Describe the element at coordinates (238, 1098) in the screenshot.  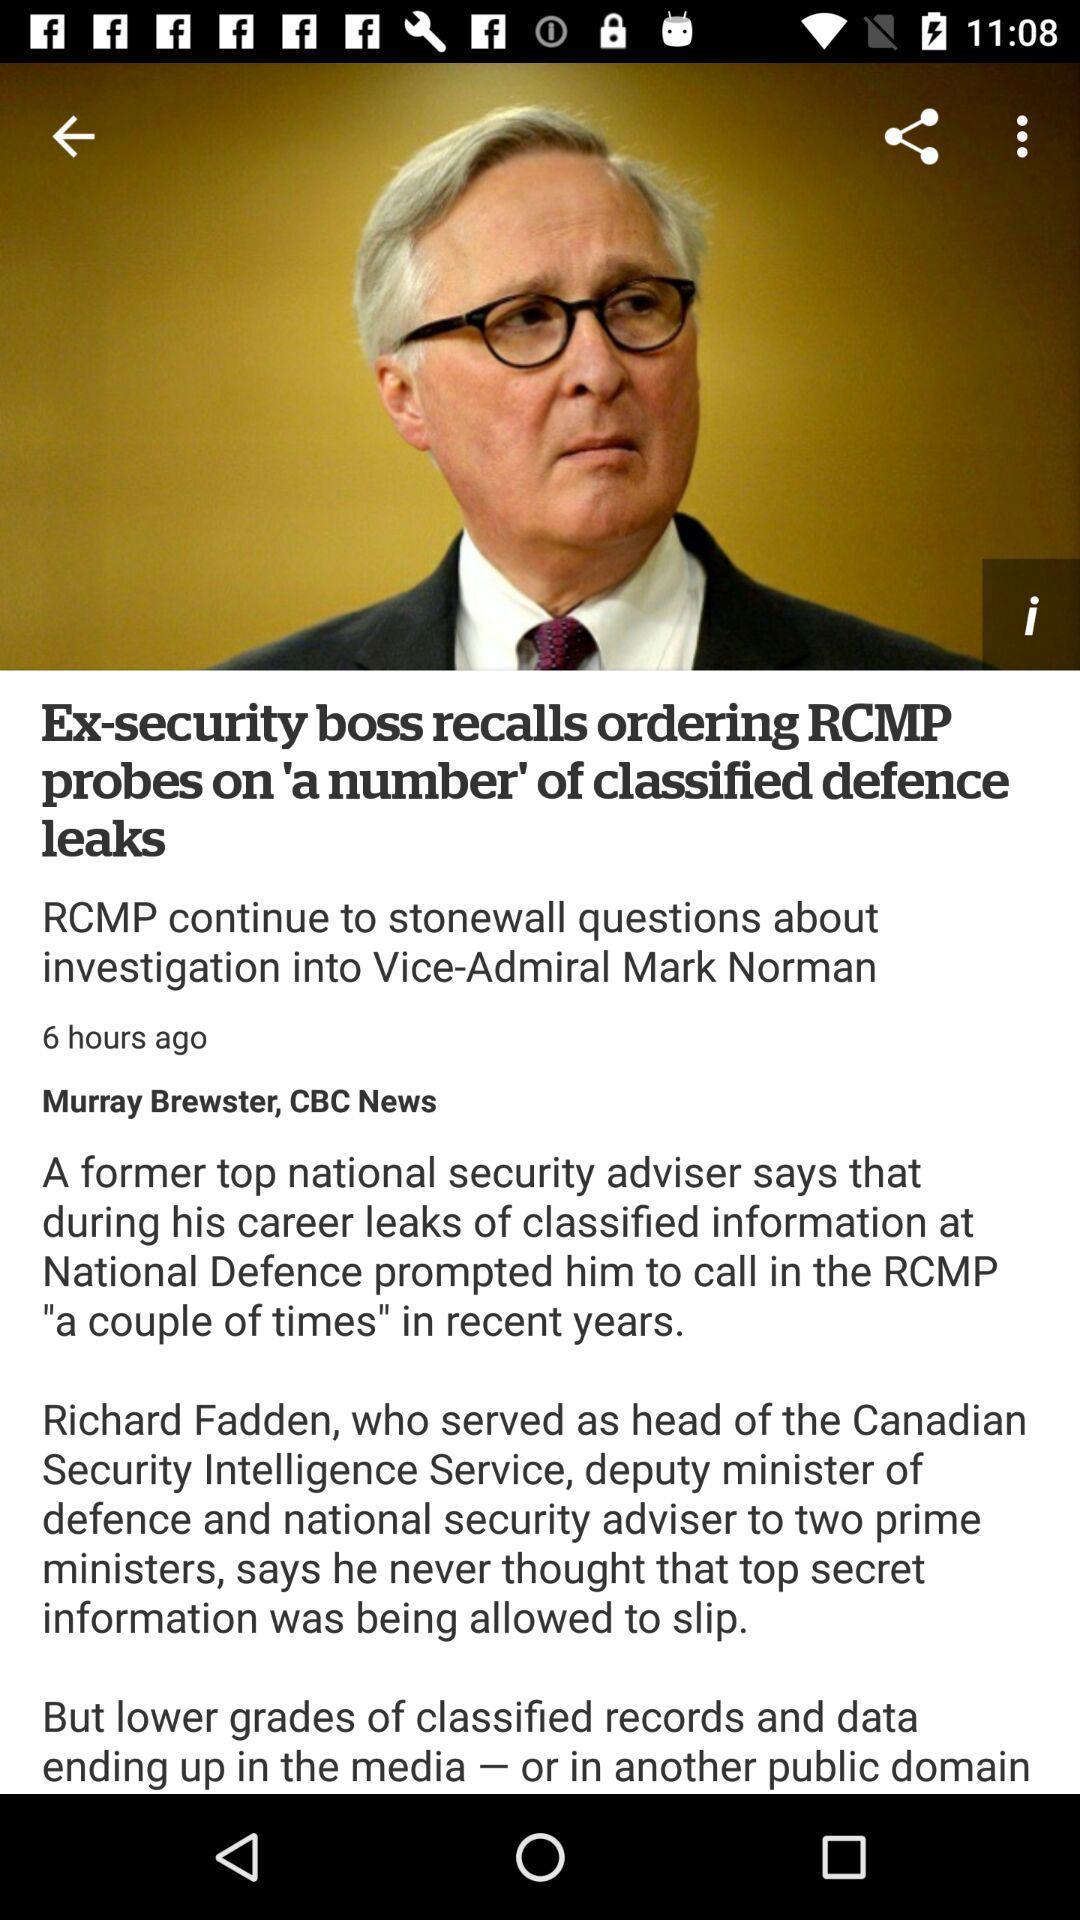
I see `the icon below the 6 hours ago icon` at that location.